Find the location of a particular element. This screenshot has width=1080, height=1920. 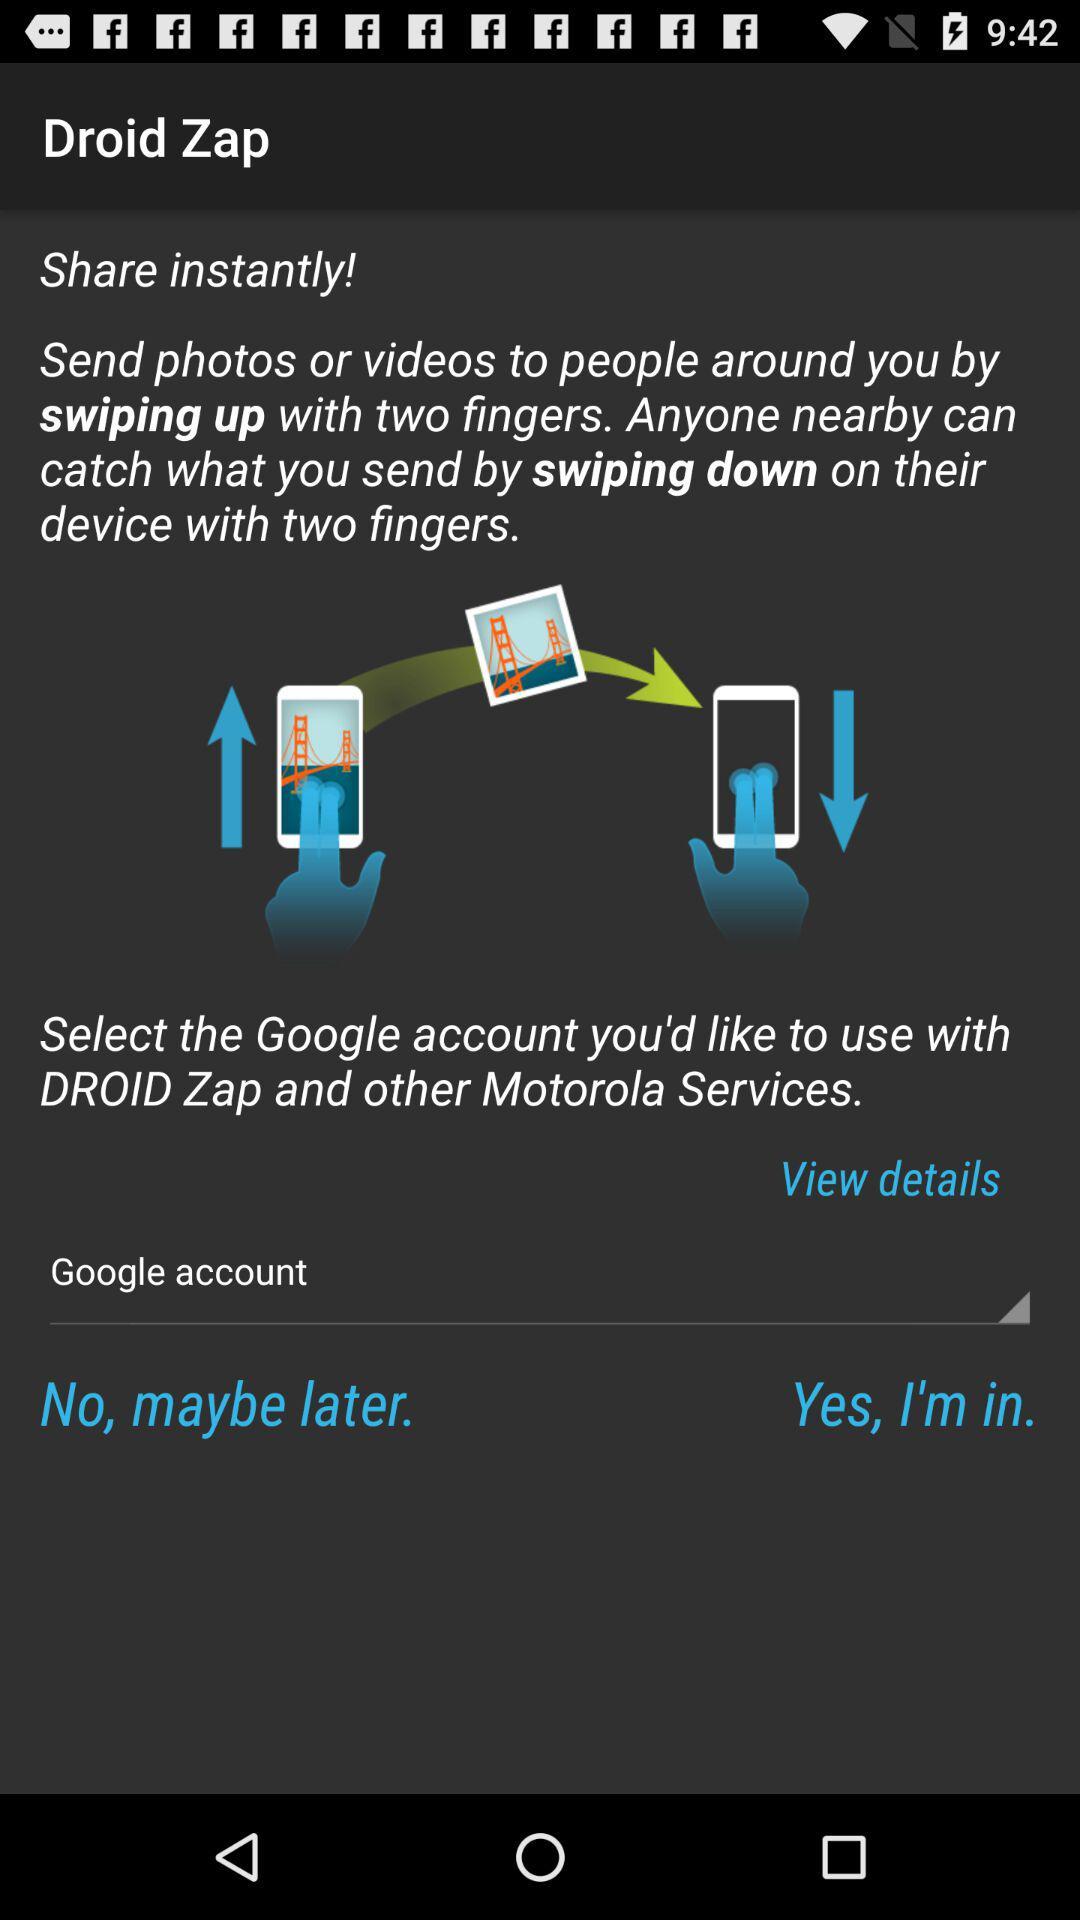

the item below google account button is located at coordinates (914, 1400).